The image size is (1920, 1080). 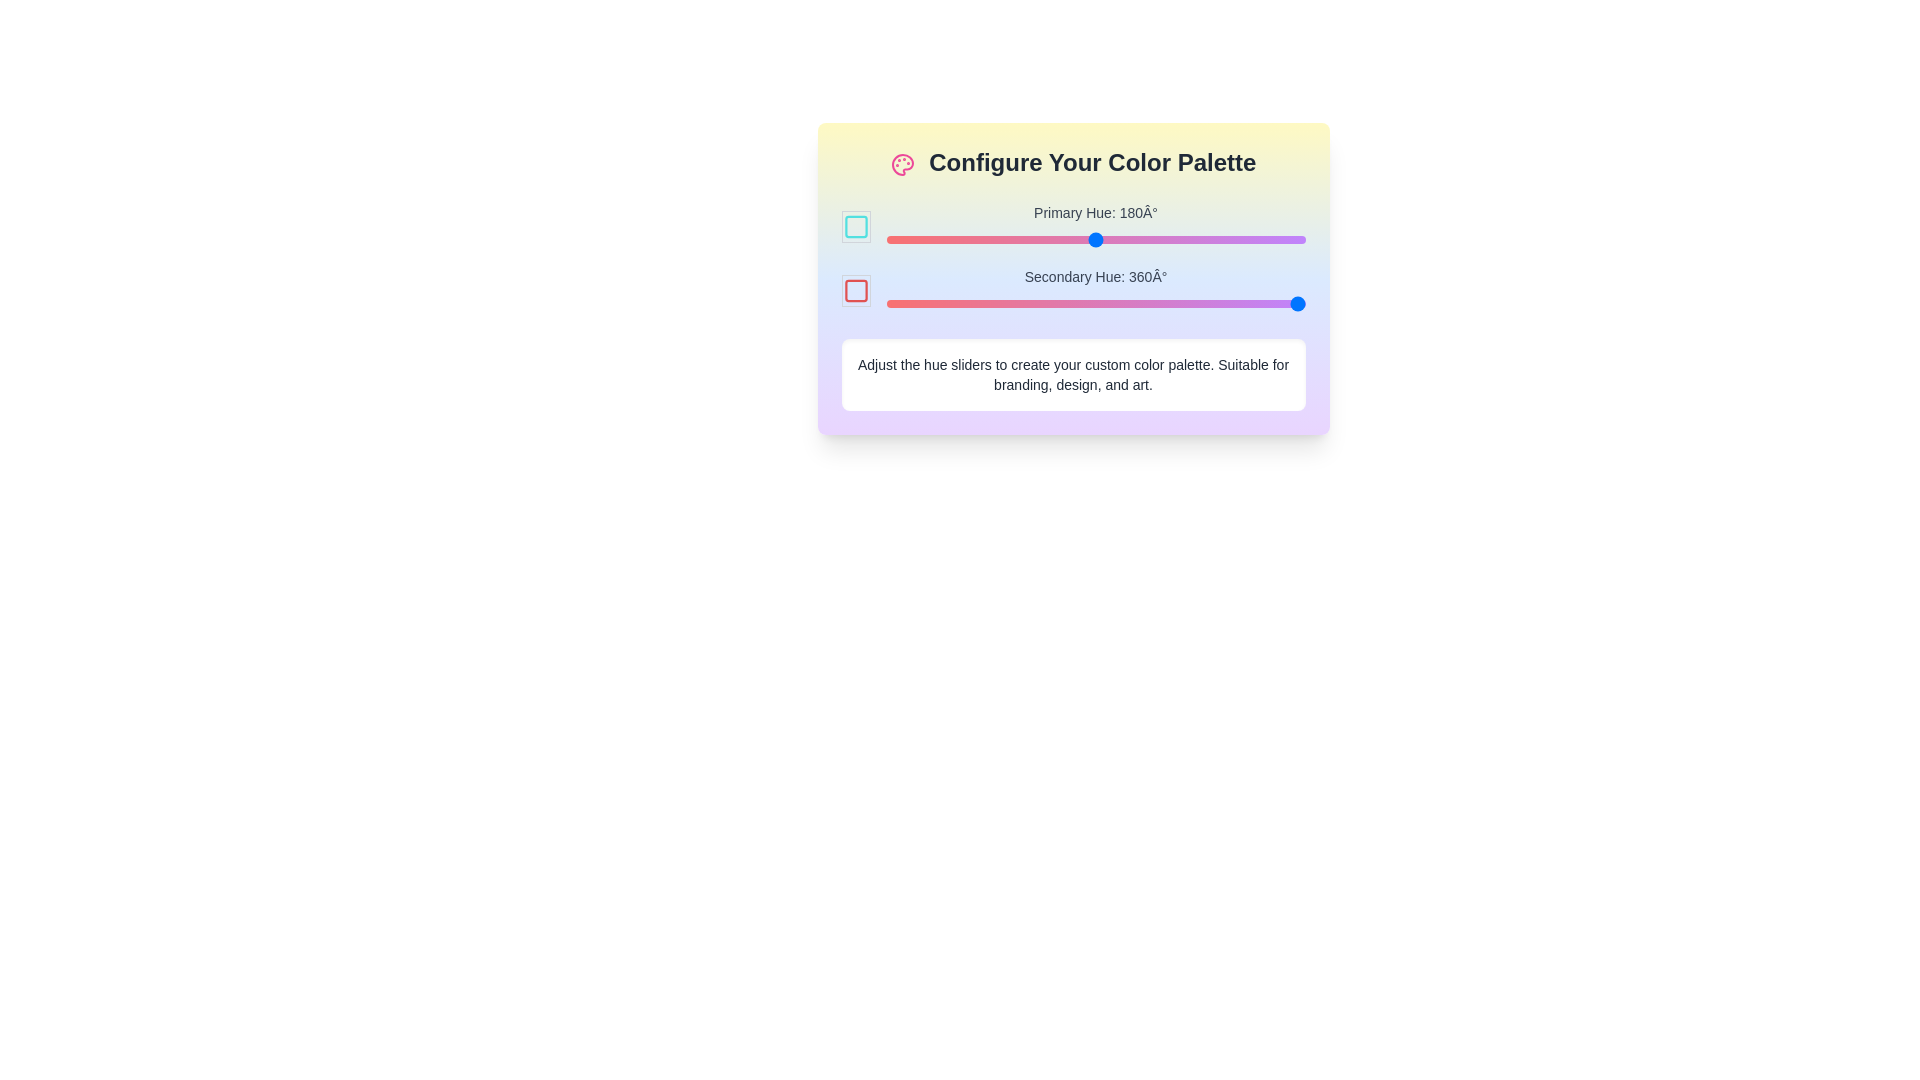 I want to click on the secondary hue slider to 192°, so click(x=1108, y=304).